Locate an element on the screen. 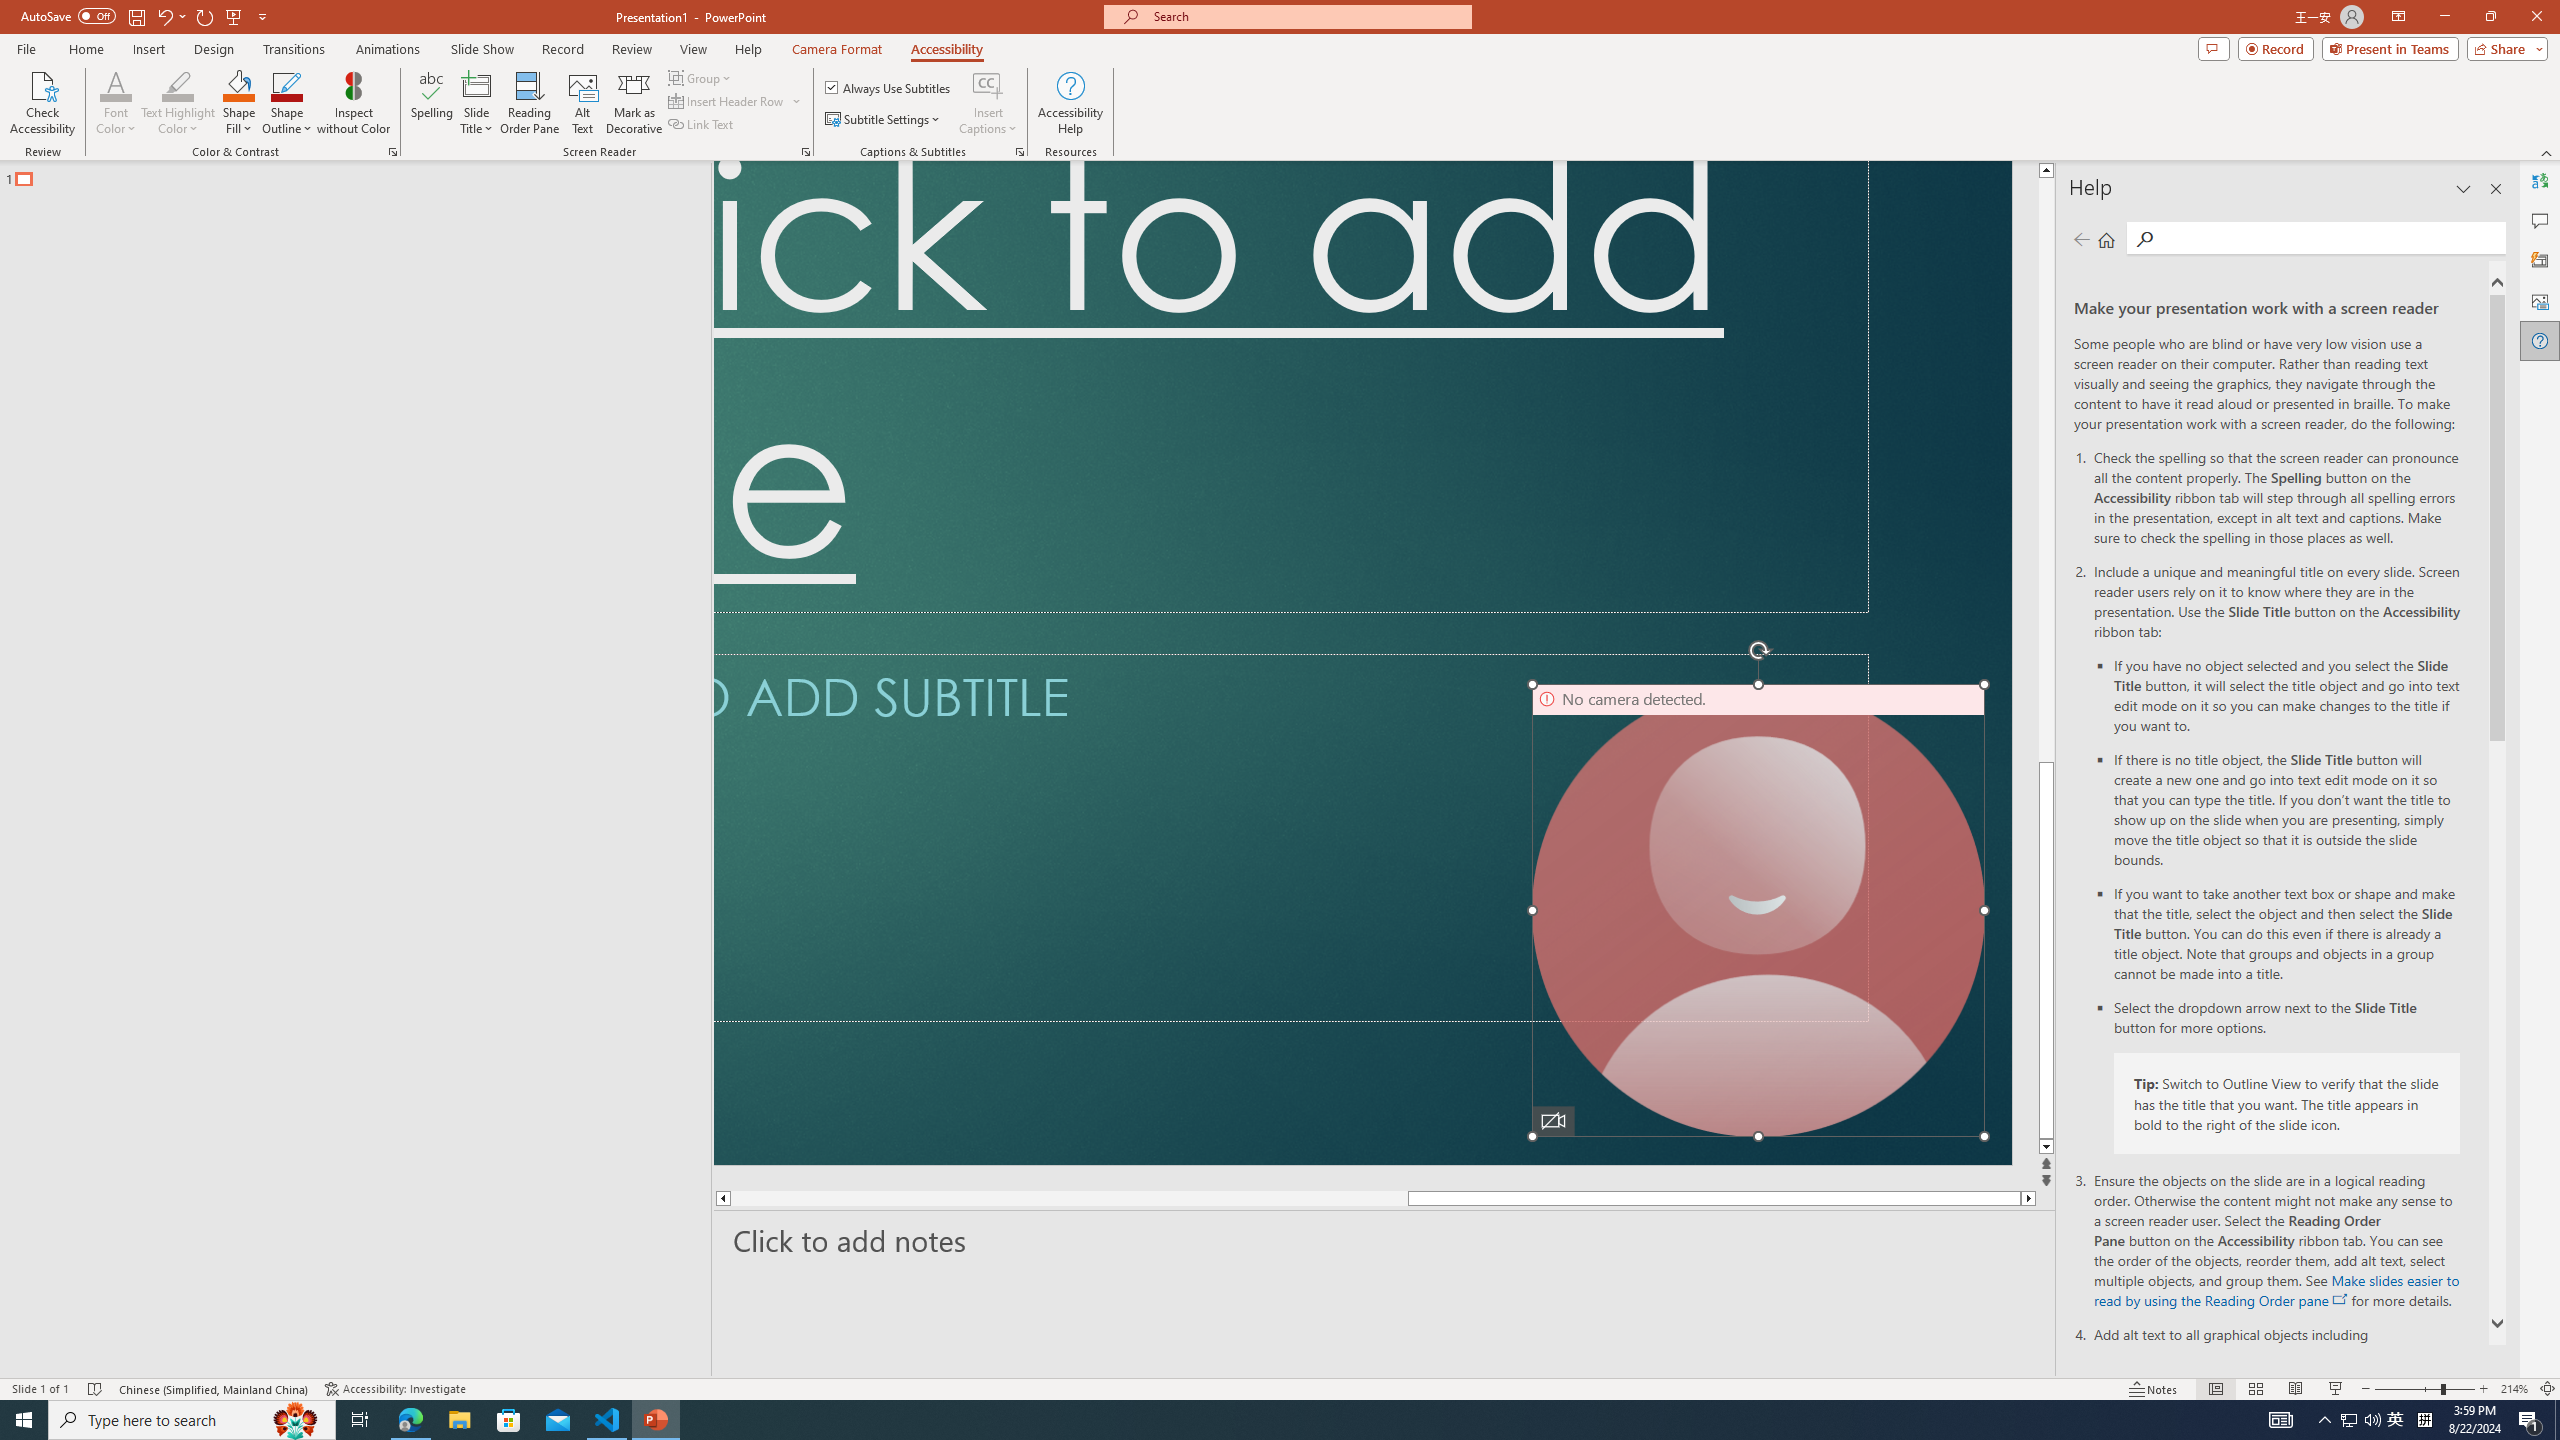  'Color & Contrast' is located at coordinates (391, 150).